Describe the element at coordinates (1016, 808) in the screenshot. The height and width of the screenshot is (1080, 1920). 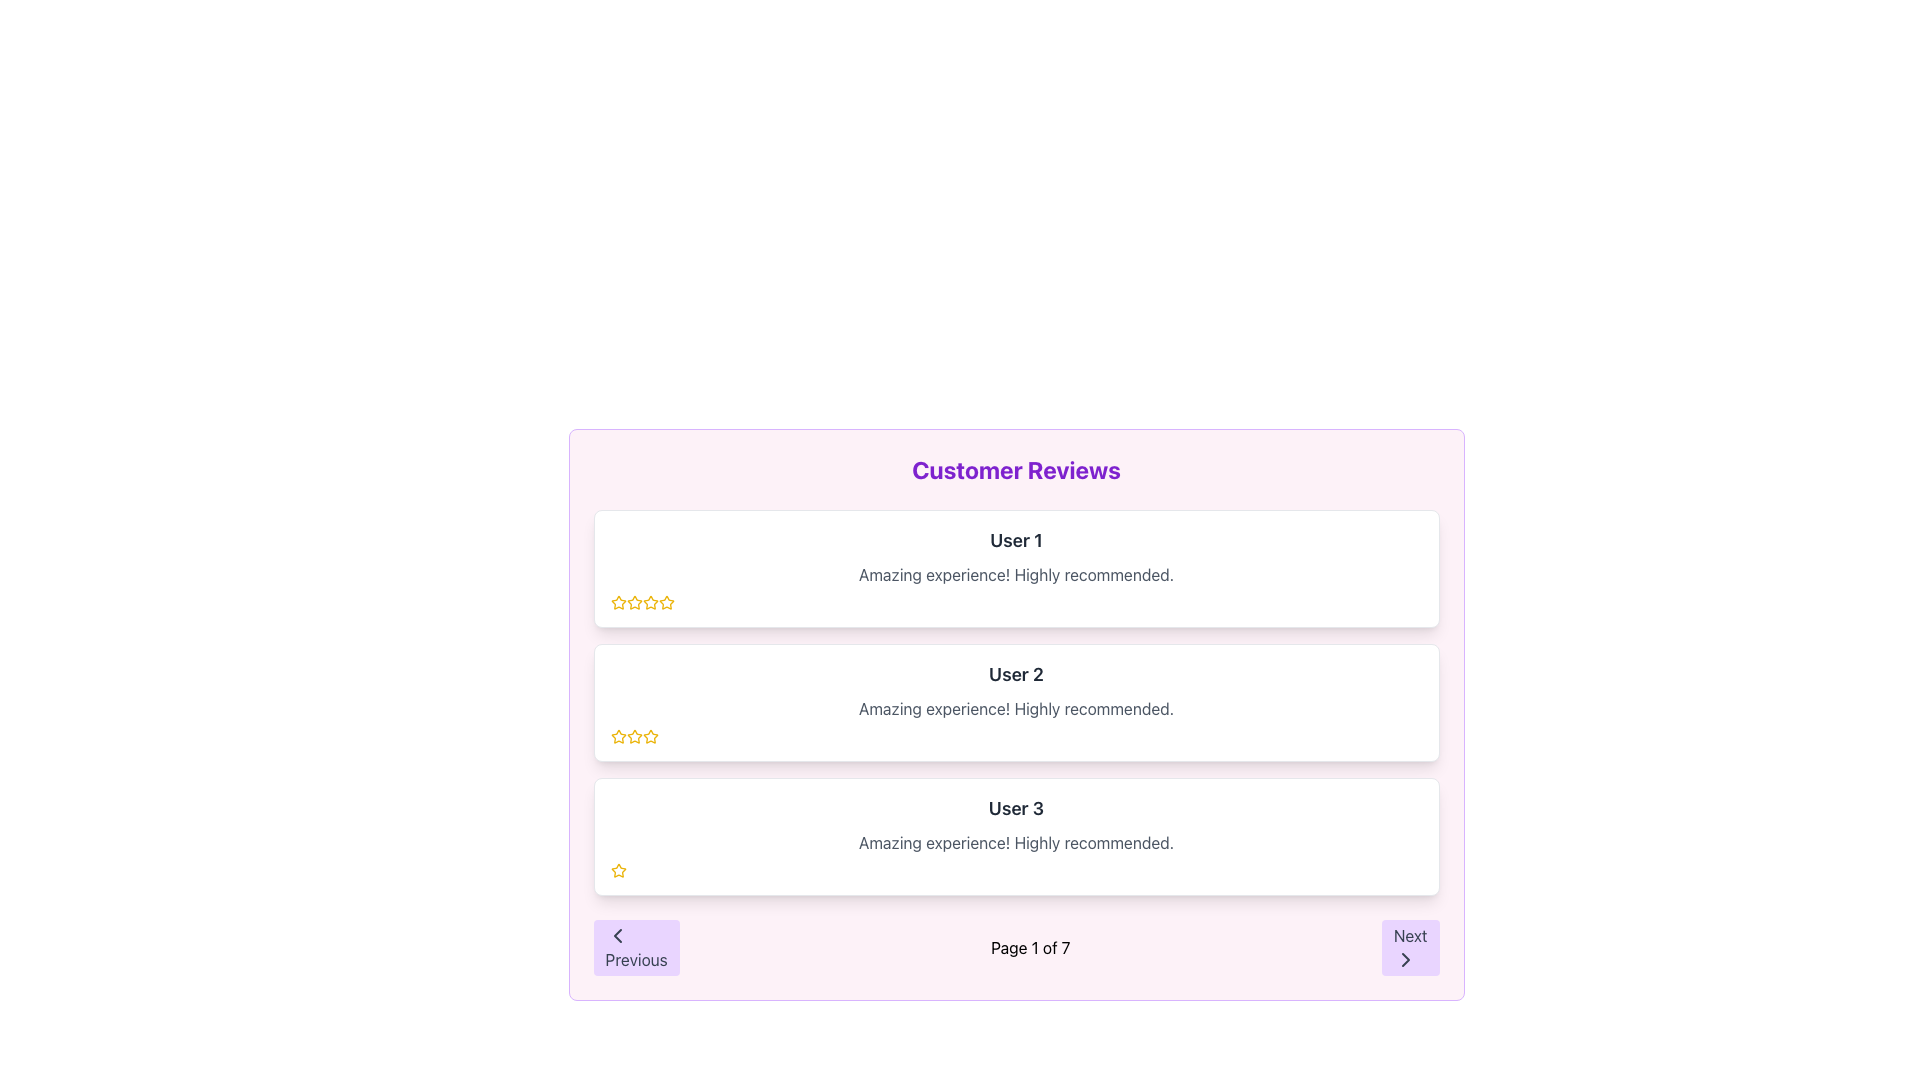
I see `the label identifying the author of the review for 'User 3' located at the top of the review card` at that location.